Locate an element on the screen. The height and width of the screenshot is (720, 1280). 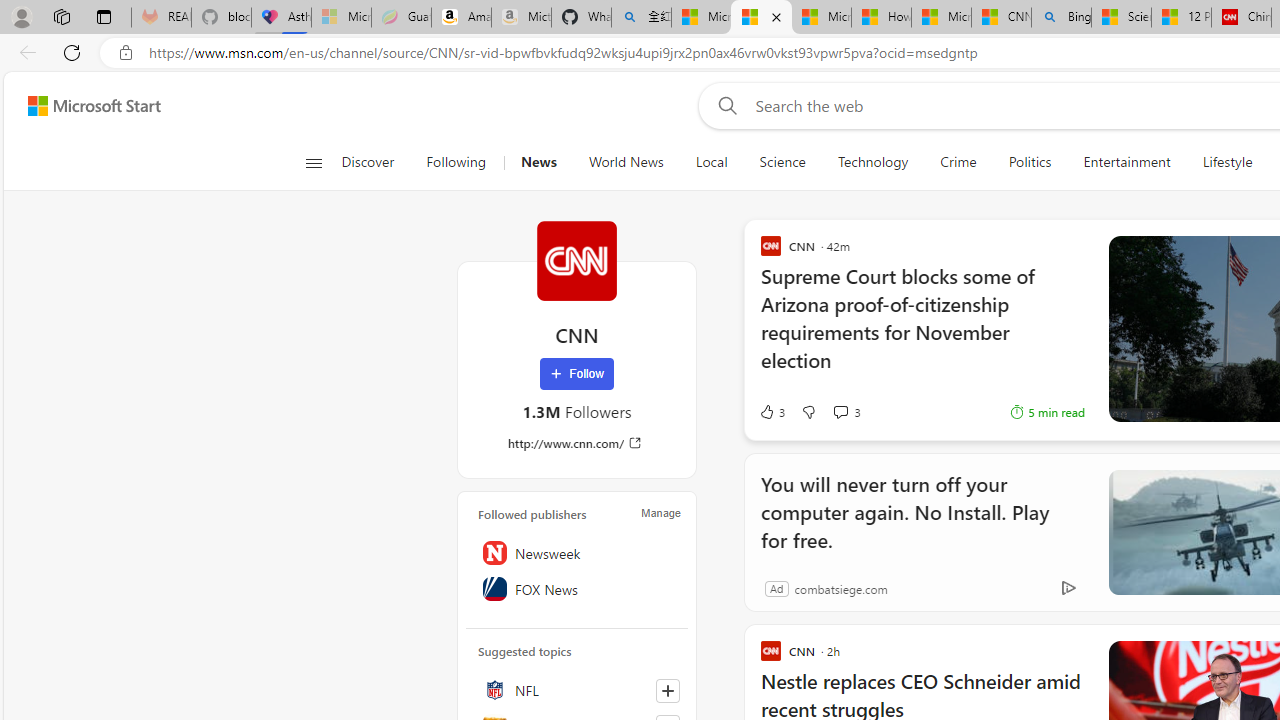
'CNN - MSN' is located at coordinates (1000, 17).